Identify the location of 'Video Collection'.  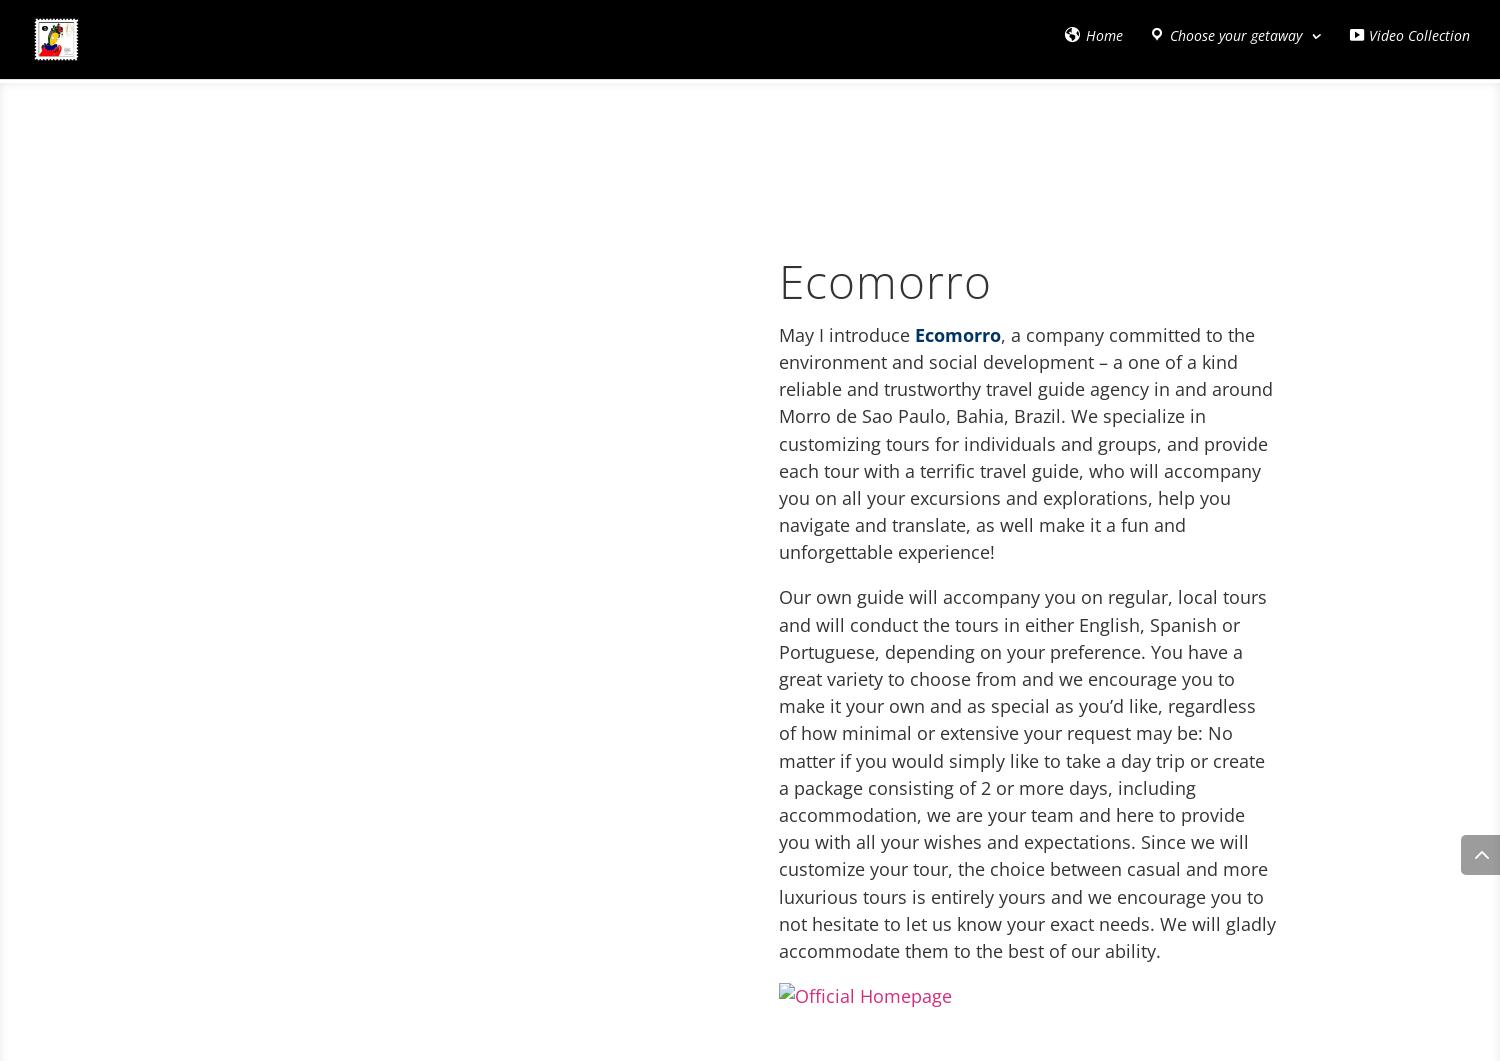
(1419, 41).